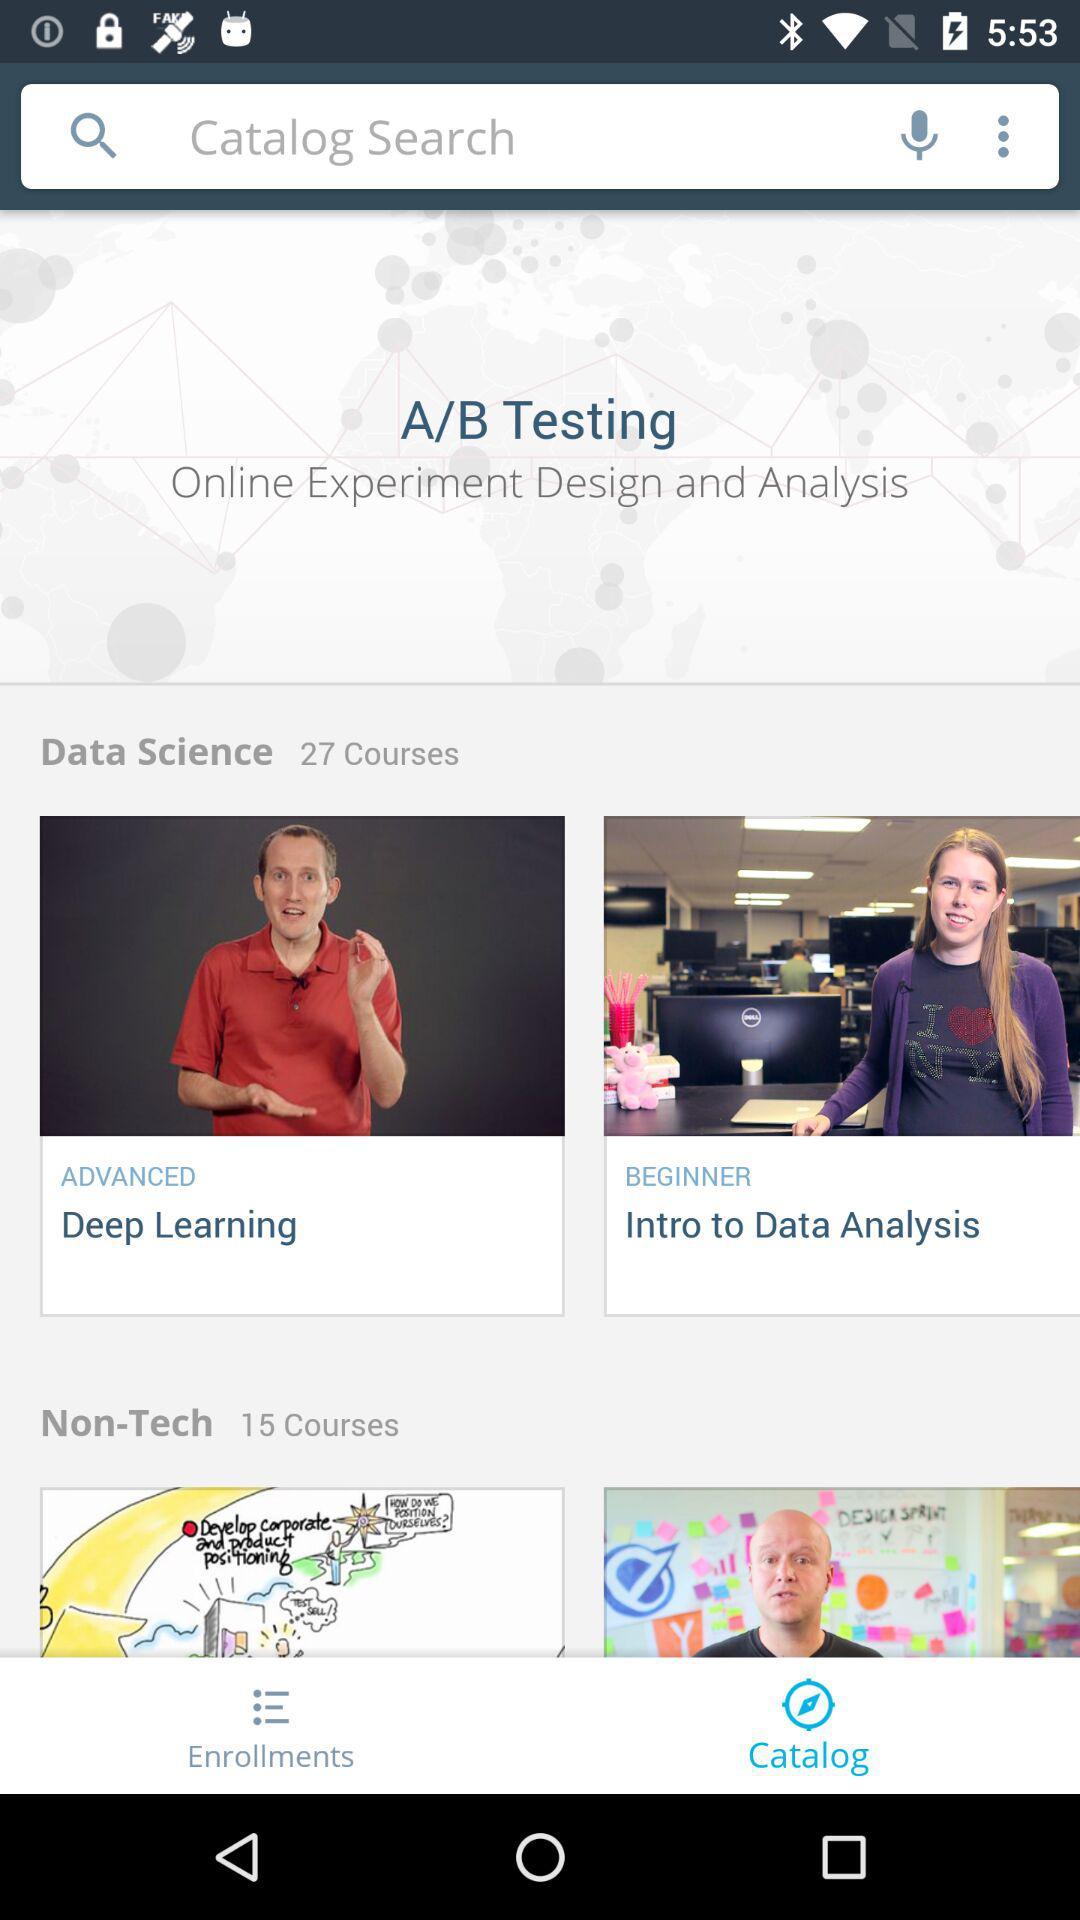 This screenshot has width=1080, height=1920. I want to click on the icon to the right of catalog search, so click(919, 135).